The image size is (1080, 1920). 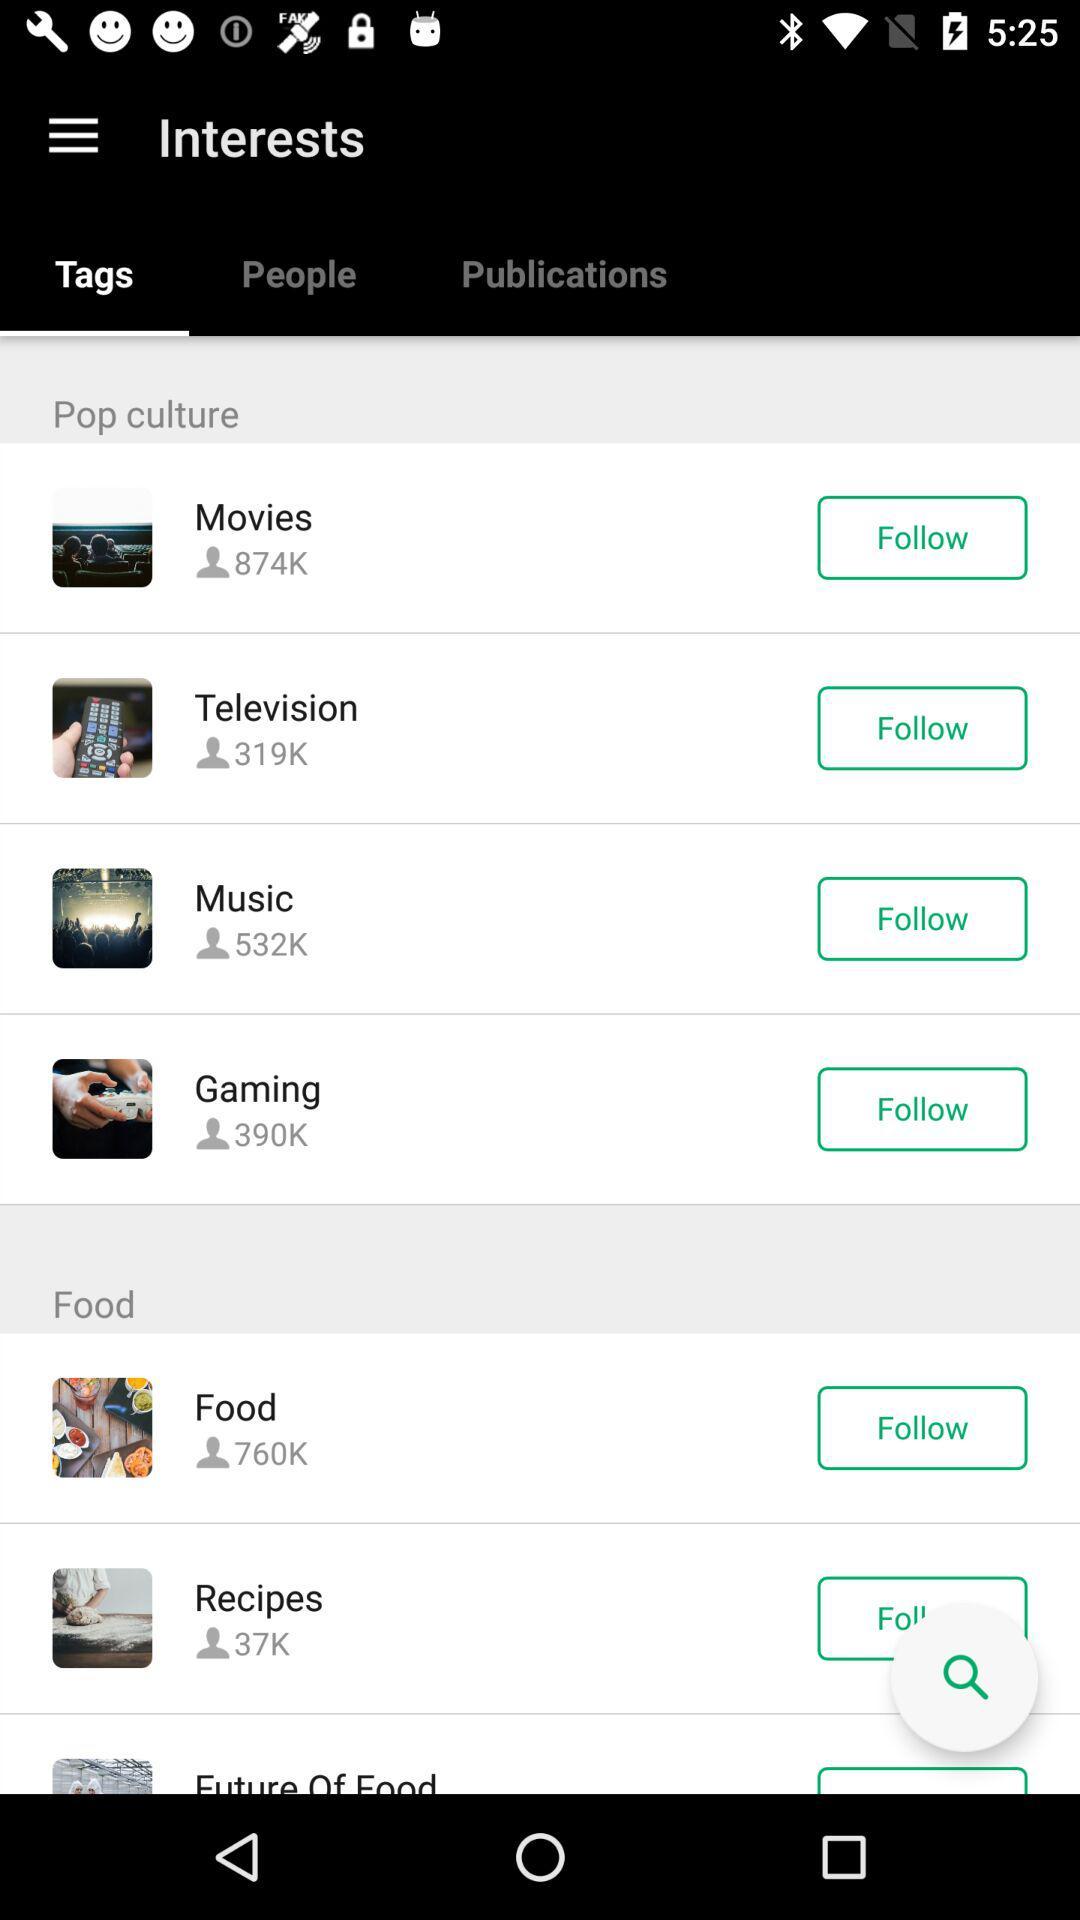 What do you see at coordinates (72, 135) in the screenshot?
I see `the app next to the interests app` at bounding box center [72, 135].